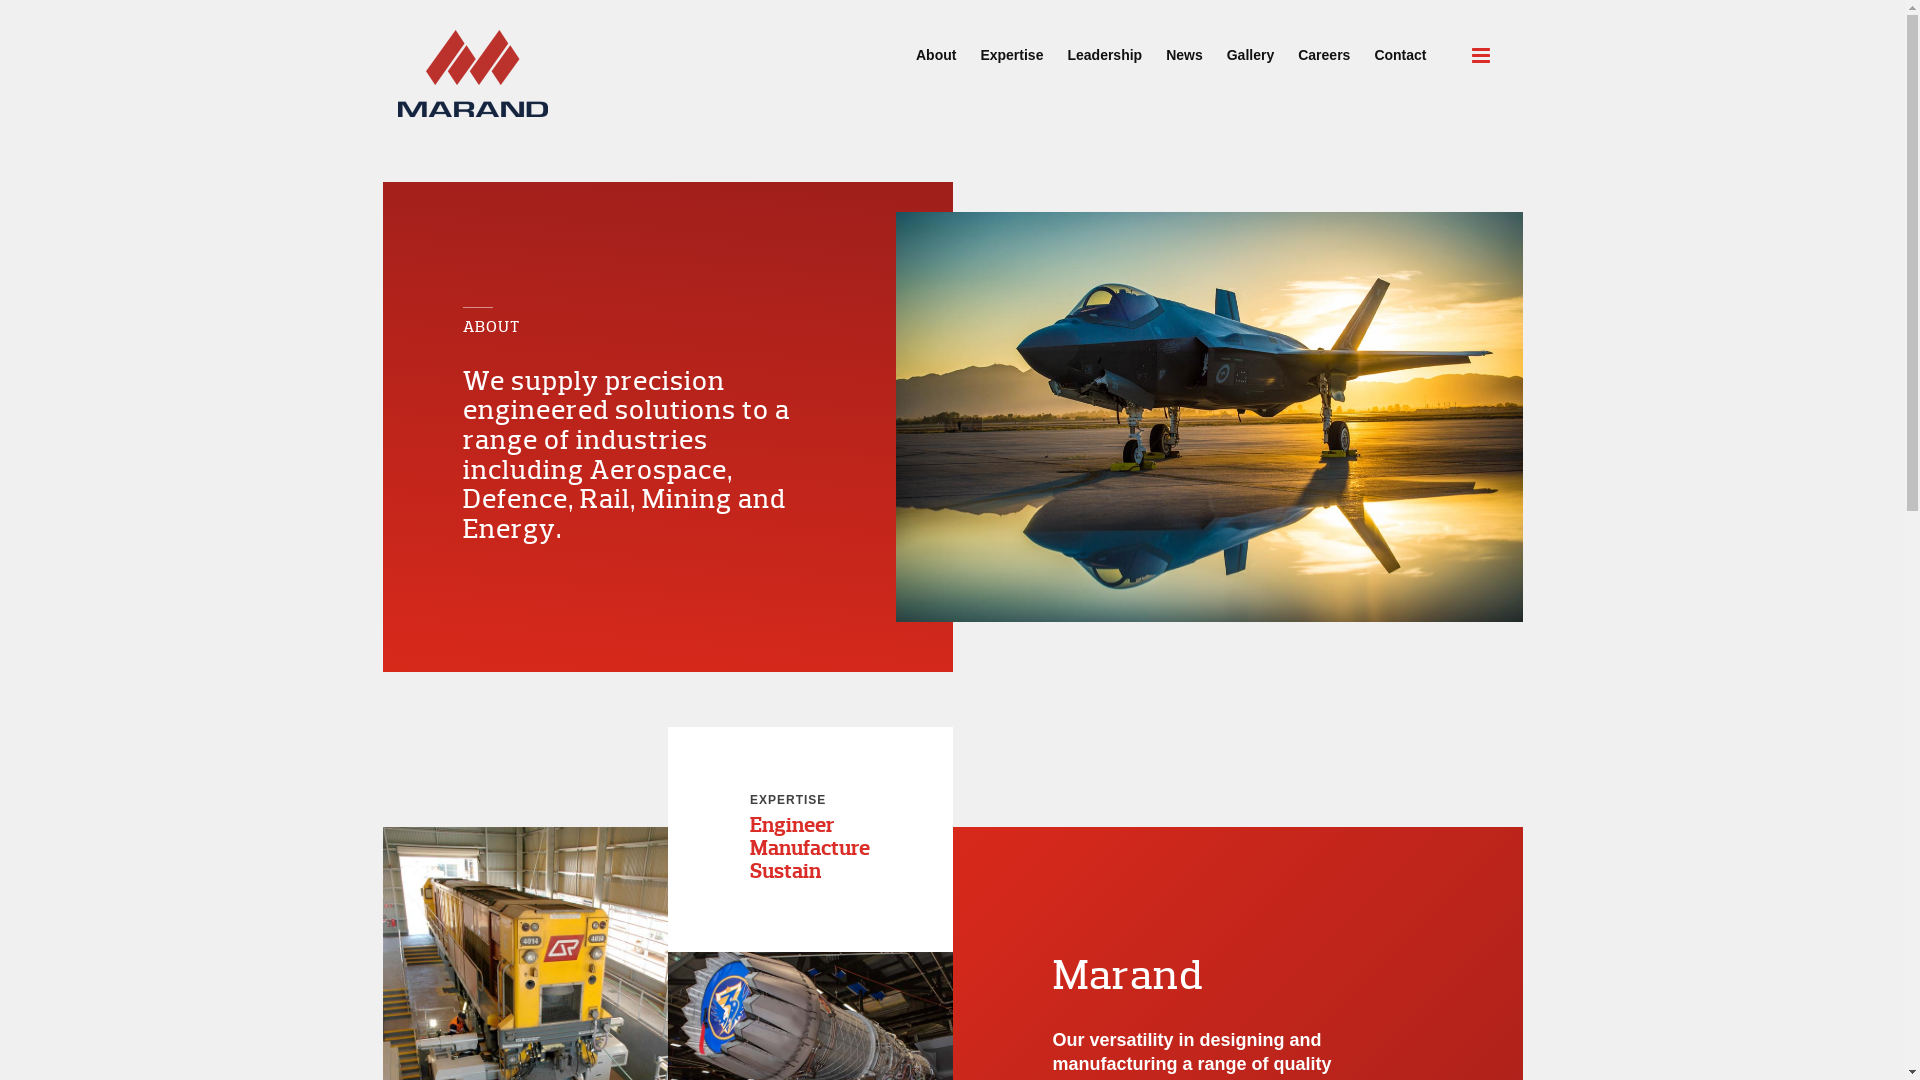 This screenshot has width=1920, height=1080. I want to click on 'Leadership', so click(1054, 45).